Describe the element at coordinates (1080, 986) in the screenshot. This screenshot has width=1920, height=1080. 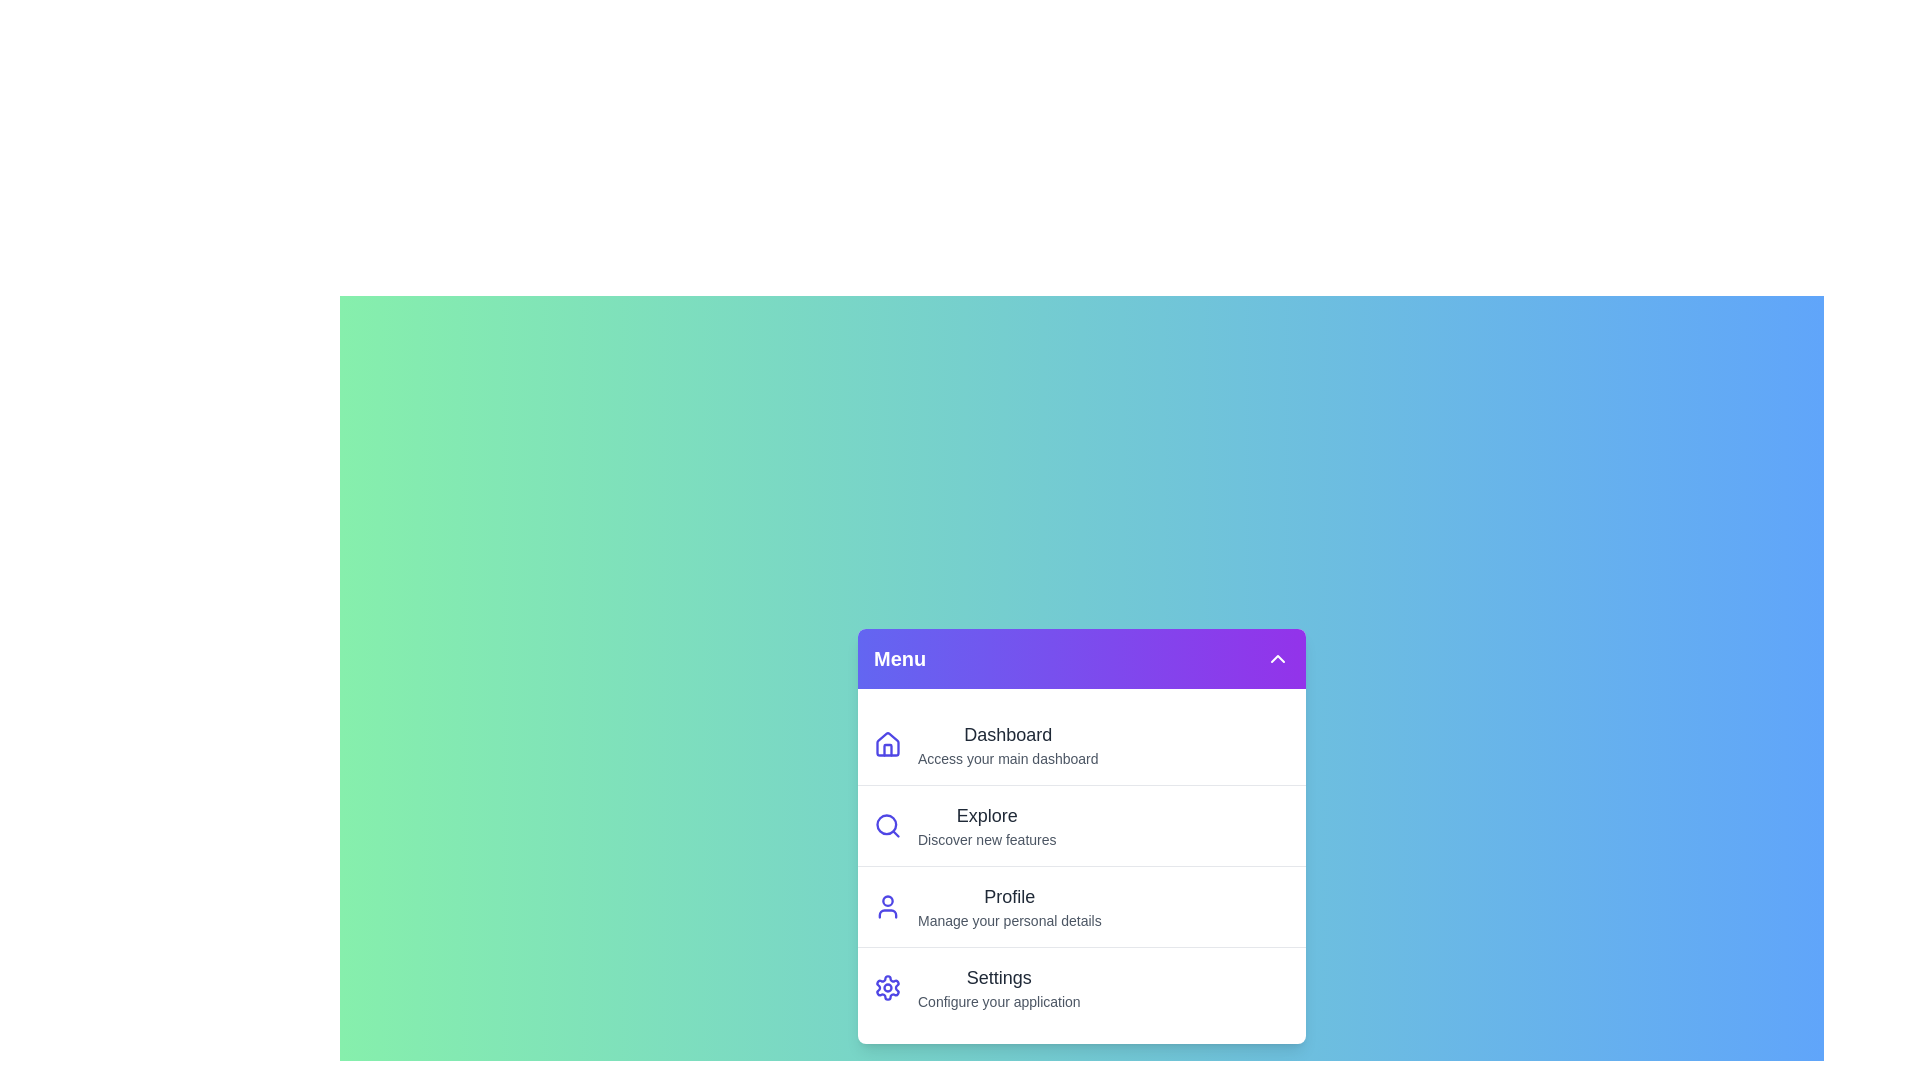
I see `the menu item Settings from the menu` at that location.